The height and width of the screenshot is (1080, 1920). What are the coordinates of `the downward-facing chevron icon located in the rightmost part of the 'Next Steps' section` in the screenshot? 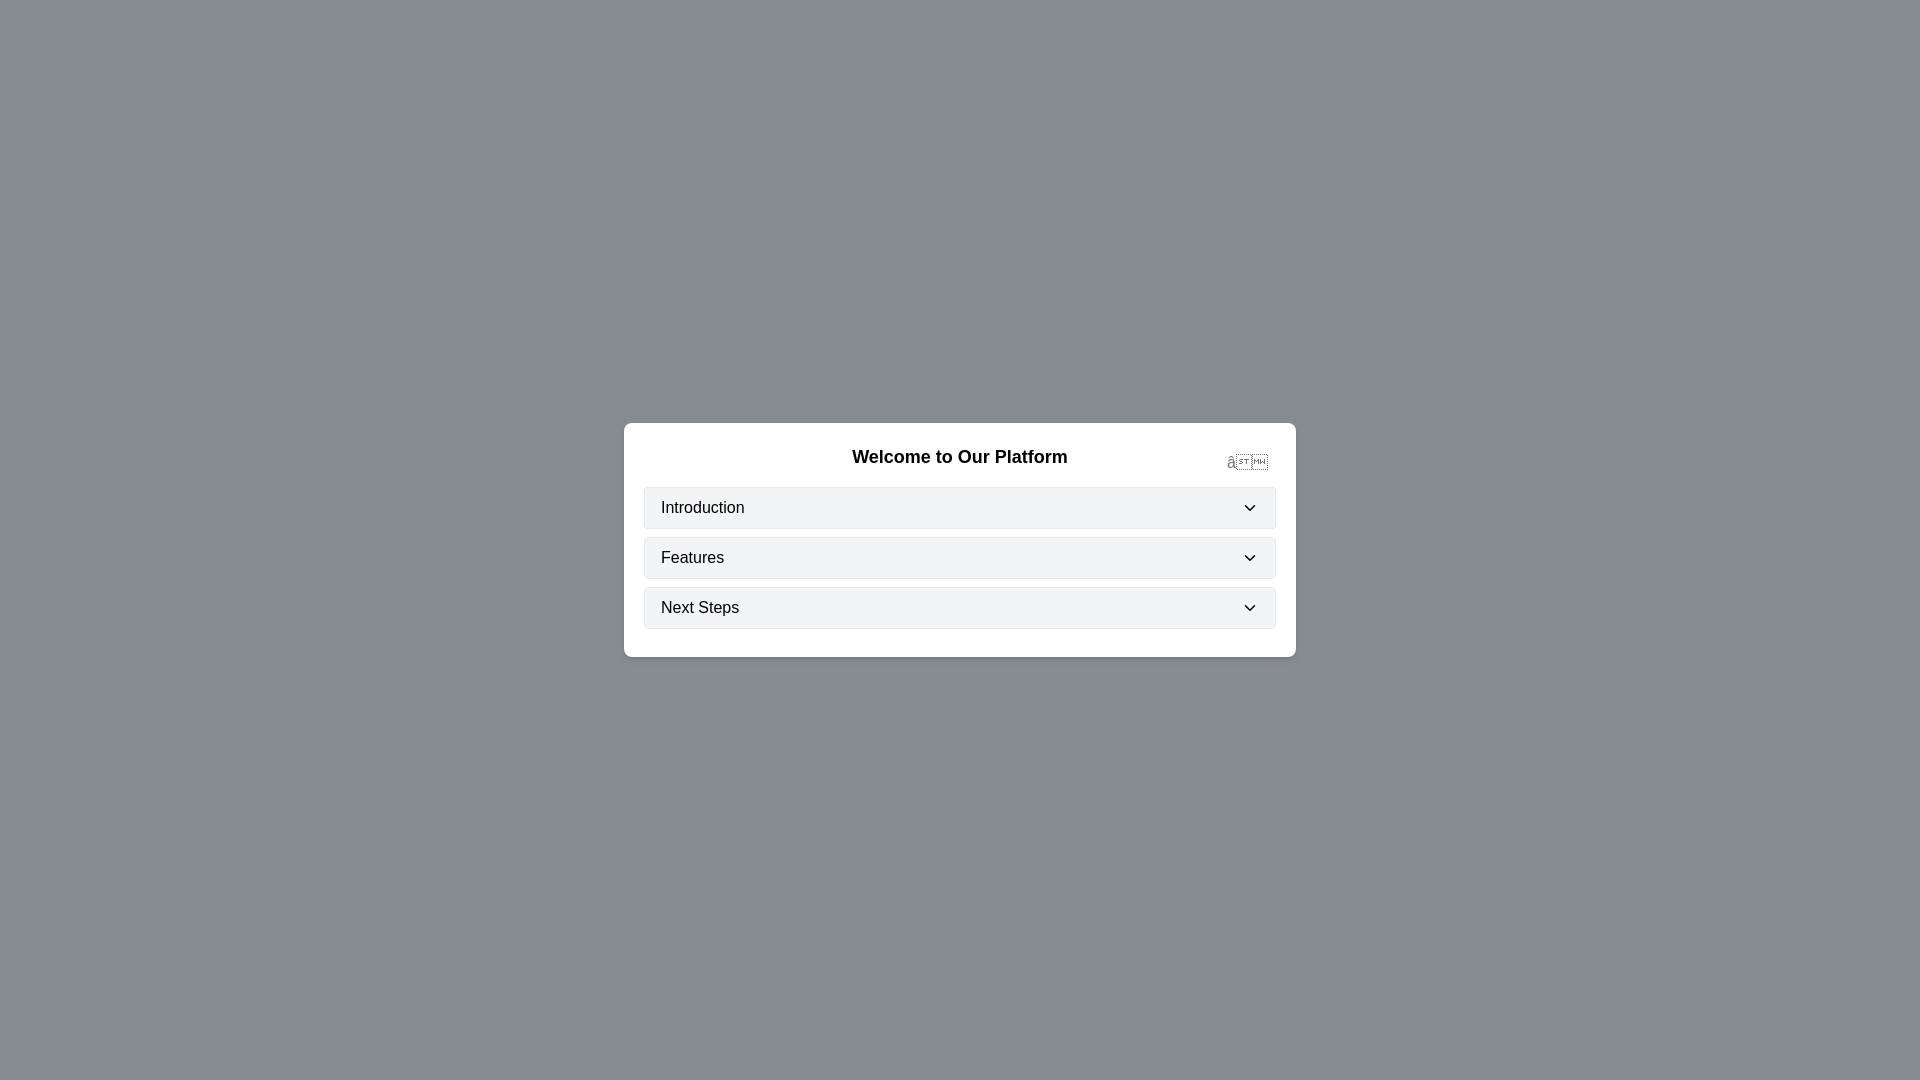 It's located at (1248, 607).